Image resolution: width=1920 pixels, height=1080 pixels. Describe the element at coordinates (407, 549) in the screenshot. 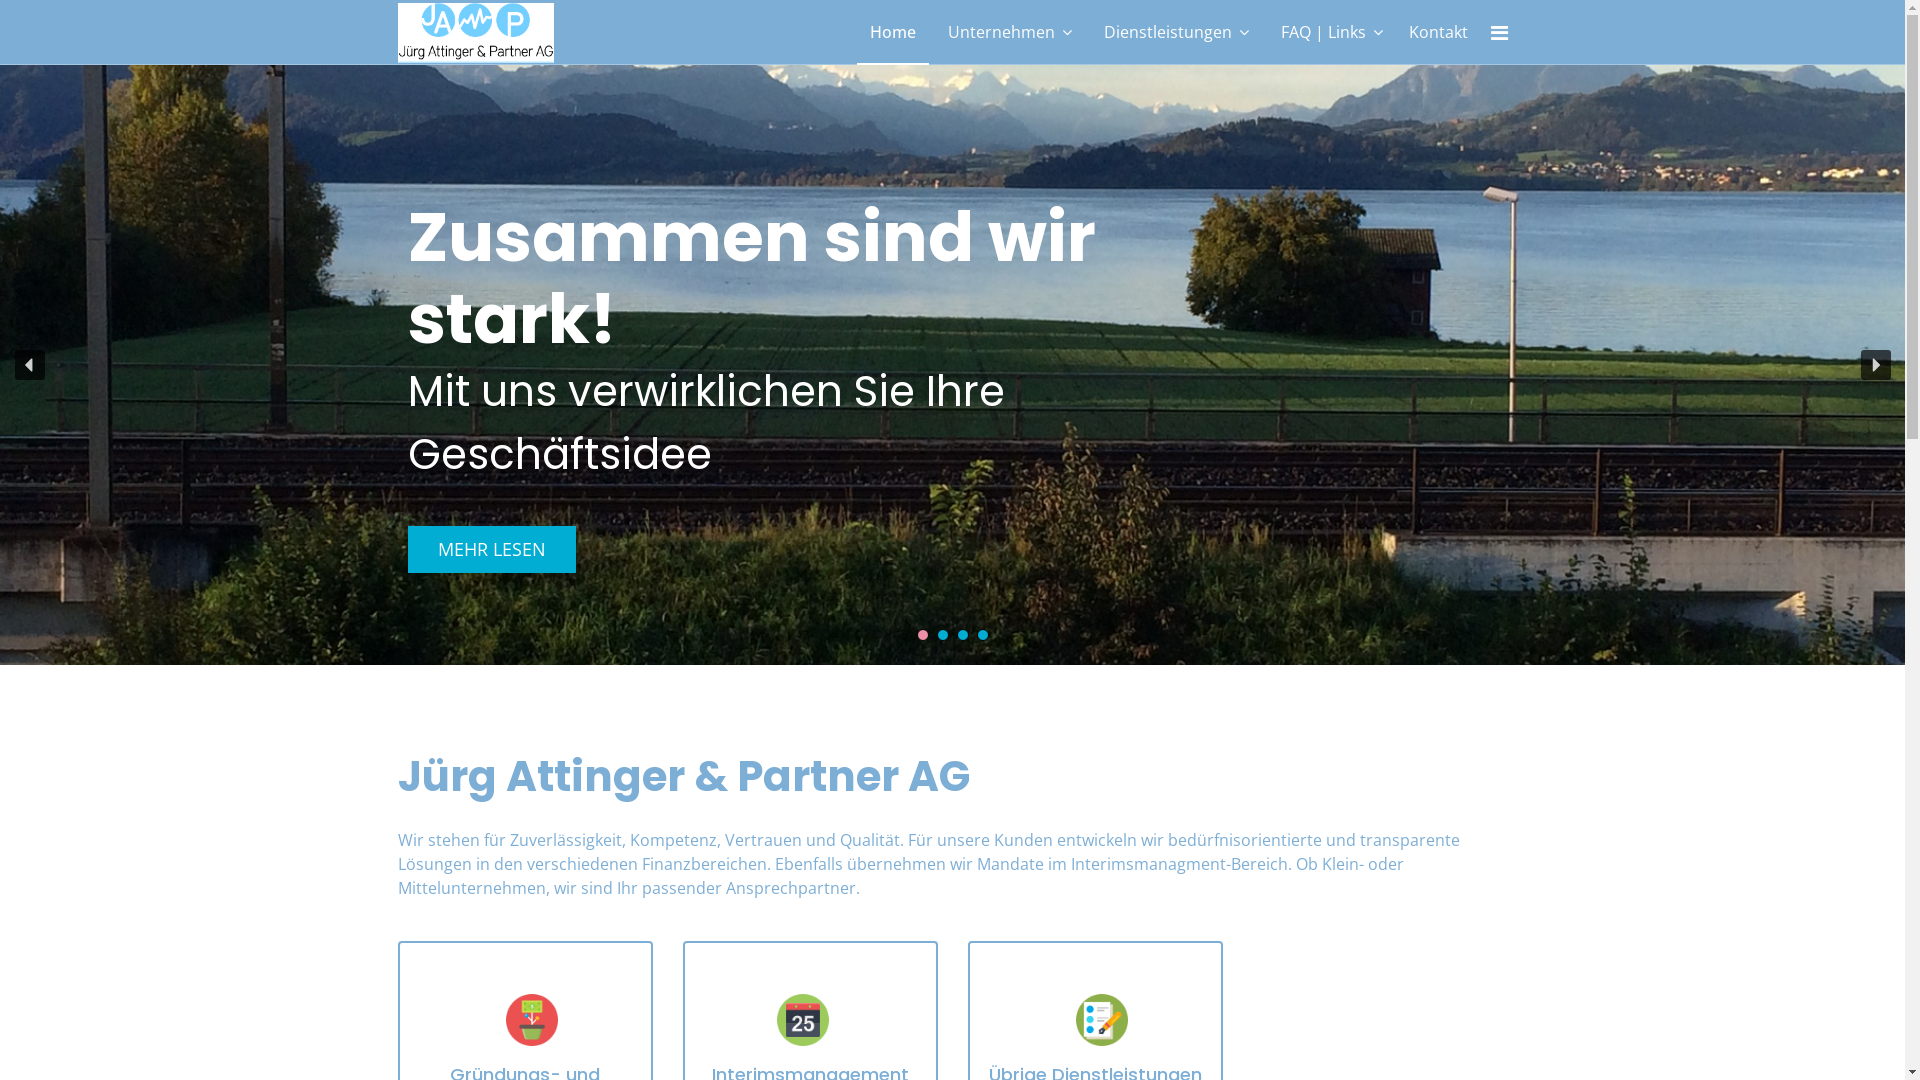

I see `'MEHR LESEN'` at that location.